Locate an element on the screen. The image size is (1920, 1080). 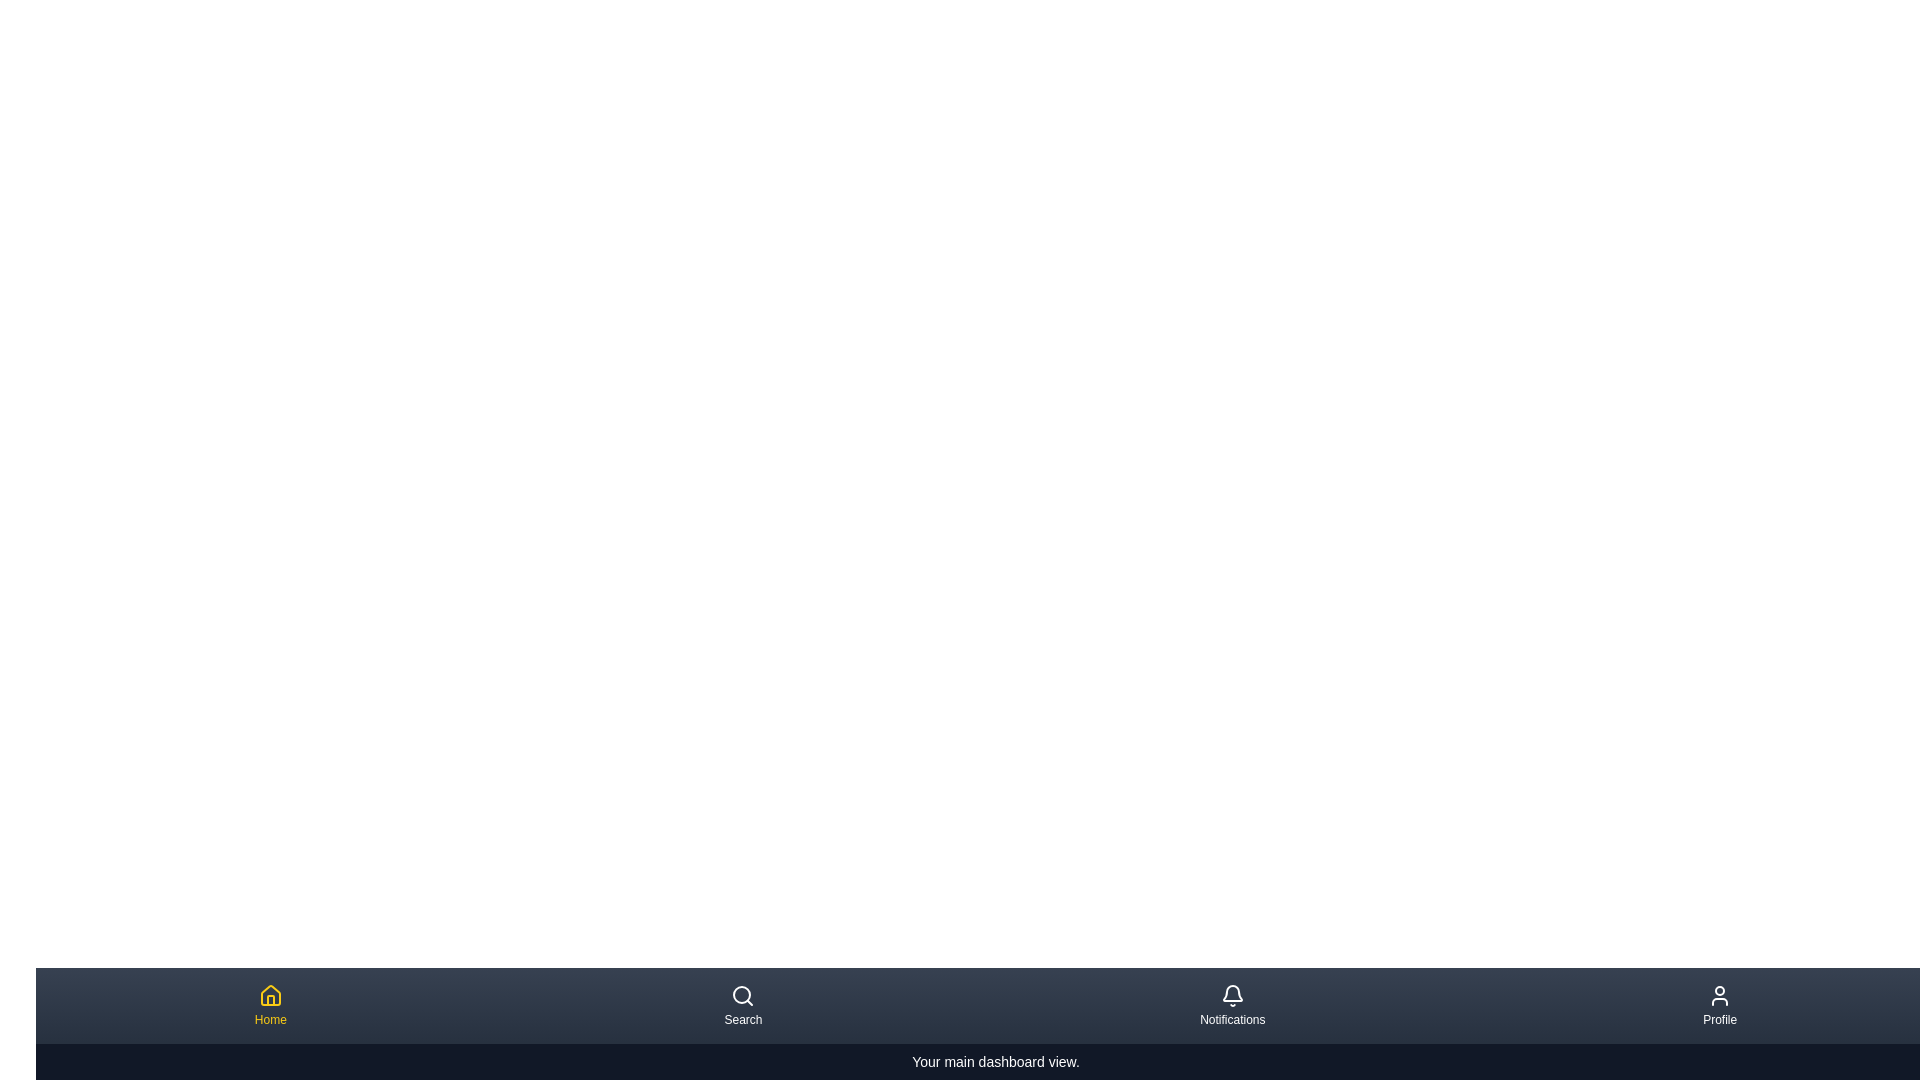
the navigation item corresponding to Profile to preview its description is located at coordinates (1718, 1006).